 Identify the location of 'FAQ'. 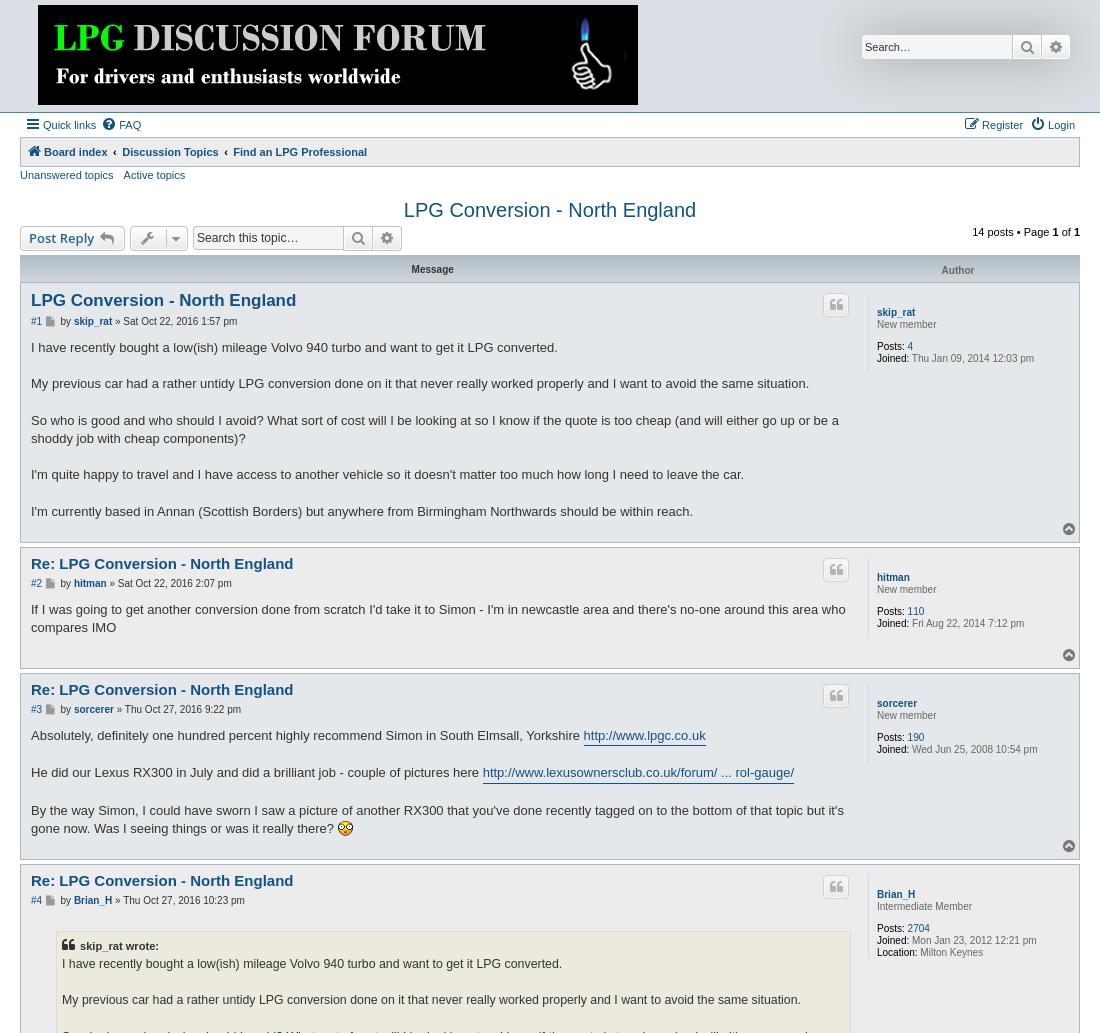
(119, 124).